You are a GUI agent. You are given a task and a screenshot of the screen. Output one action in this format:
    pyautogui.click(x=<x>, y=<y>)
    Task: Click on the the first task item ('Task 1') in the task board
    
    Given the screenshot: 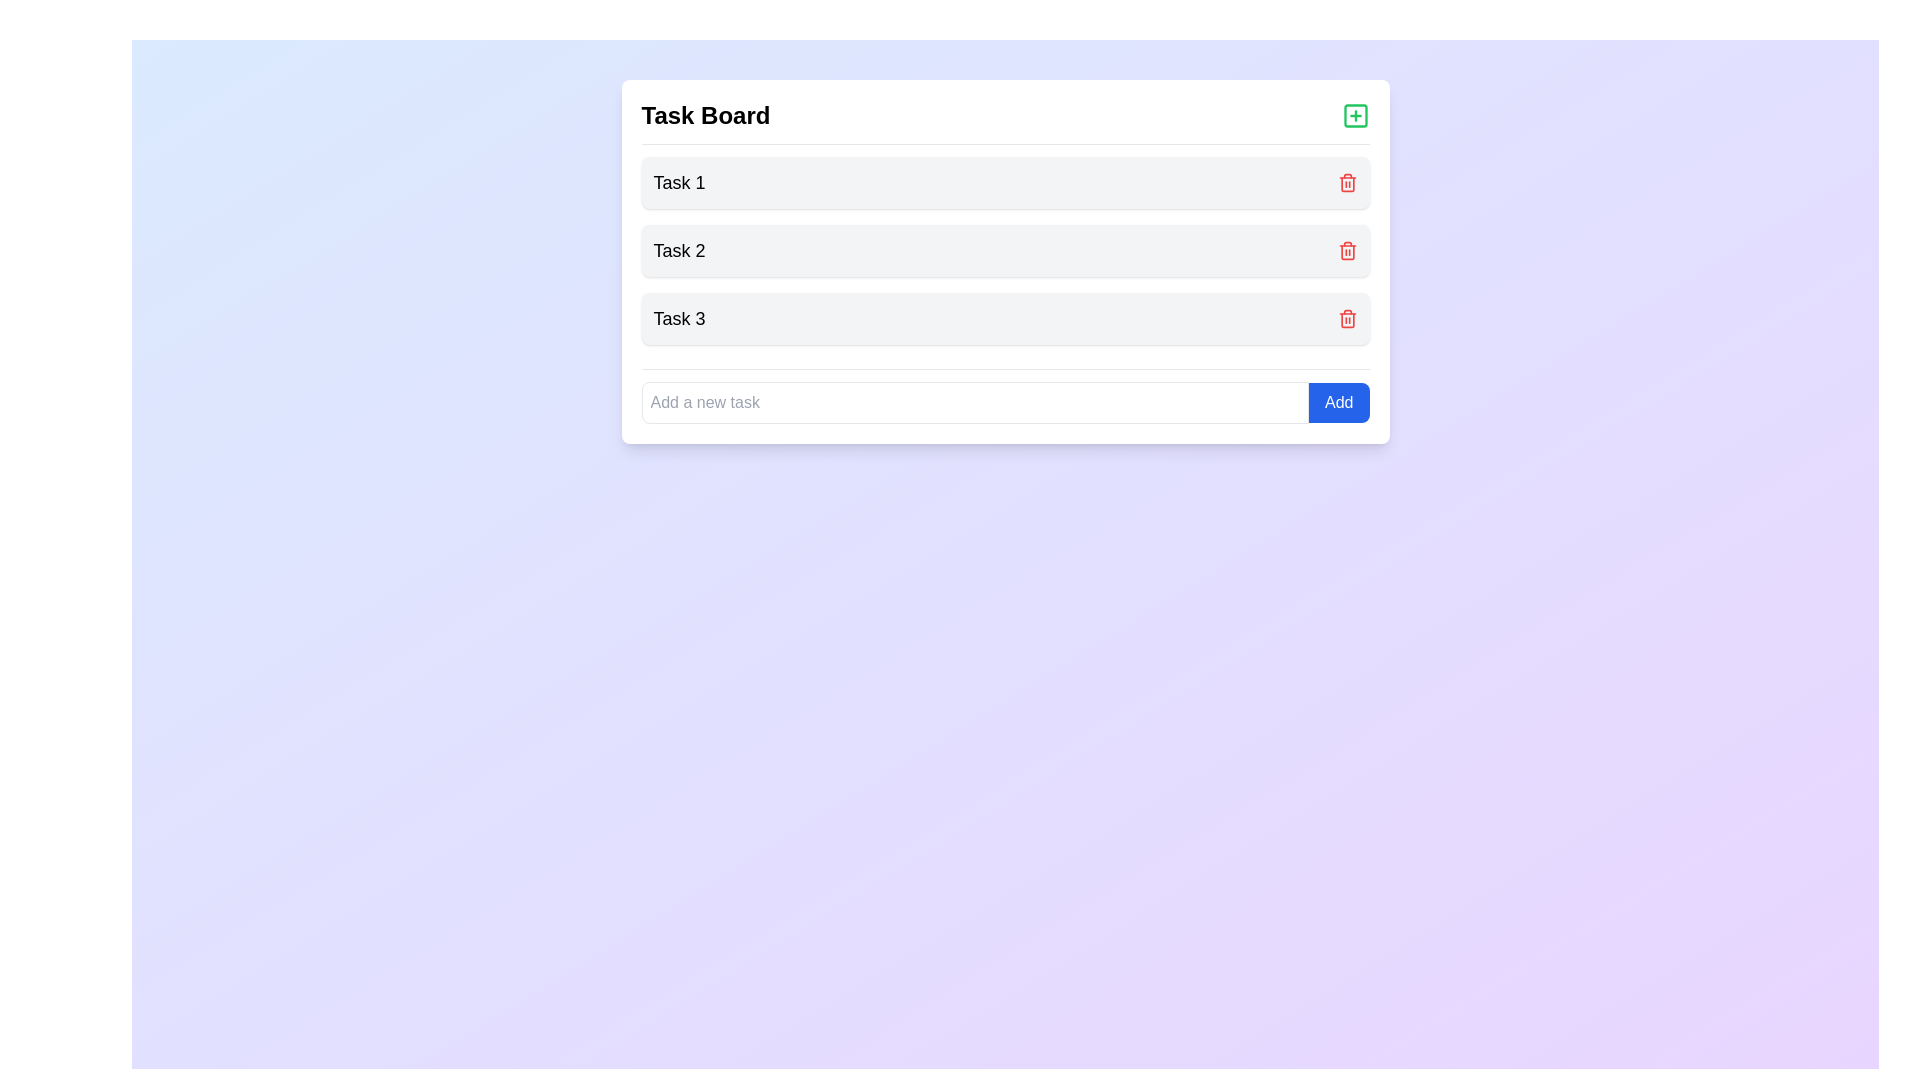 What is the action you would take?
    pyautogui.click(x=1005, y=182)
    